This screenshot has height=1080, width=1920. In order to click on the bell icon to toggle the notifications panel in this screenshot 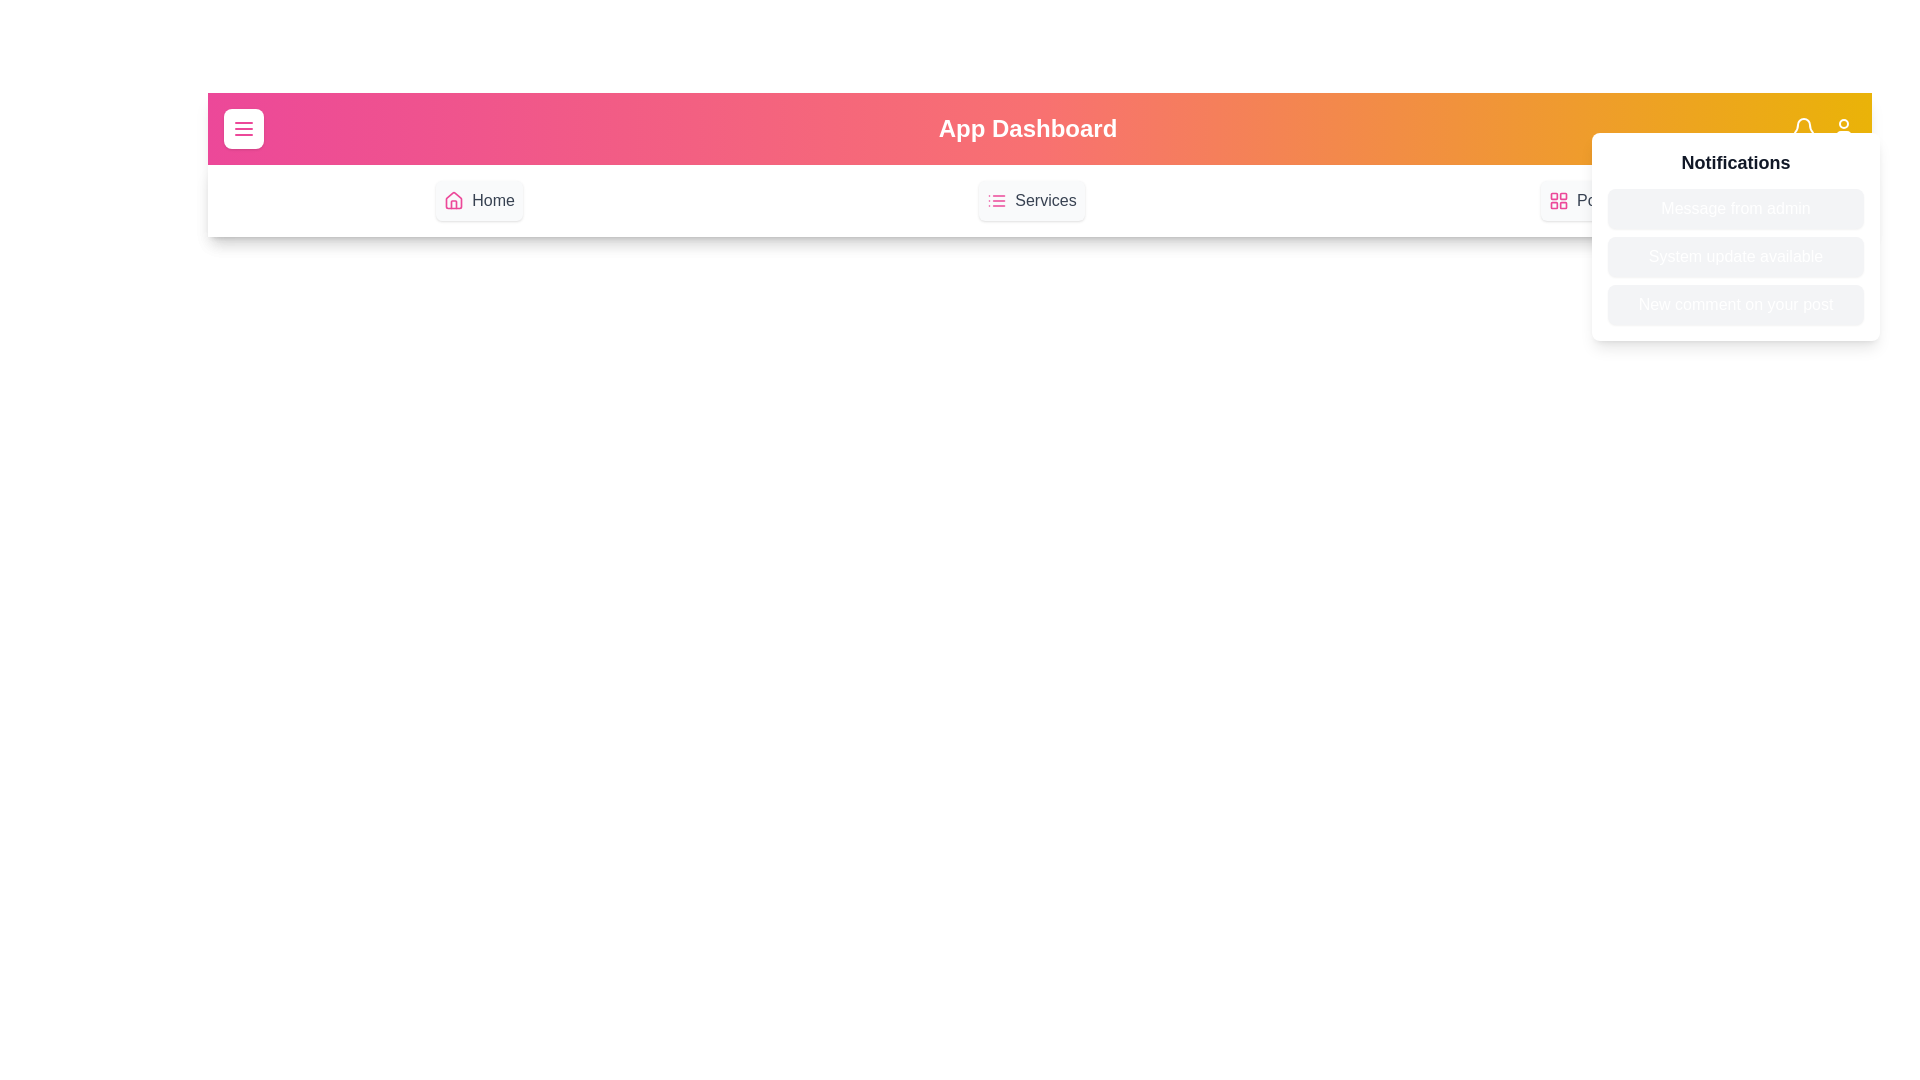, I will do `click(1804, 128)`.